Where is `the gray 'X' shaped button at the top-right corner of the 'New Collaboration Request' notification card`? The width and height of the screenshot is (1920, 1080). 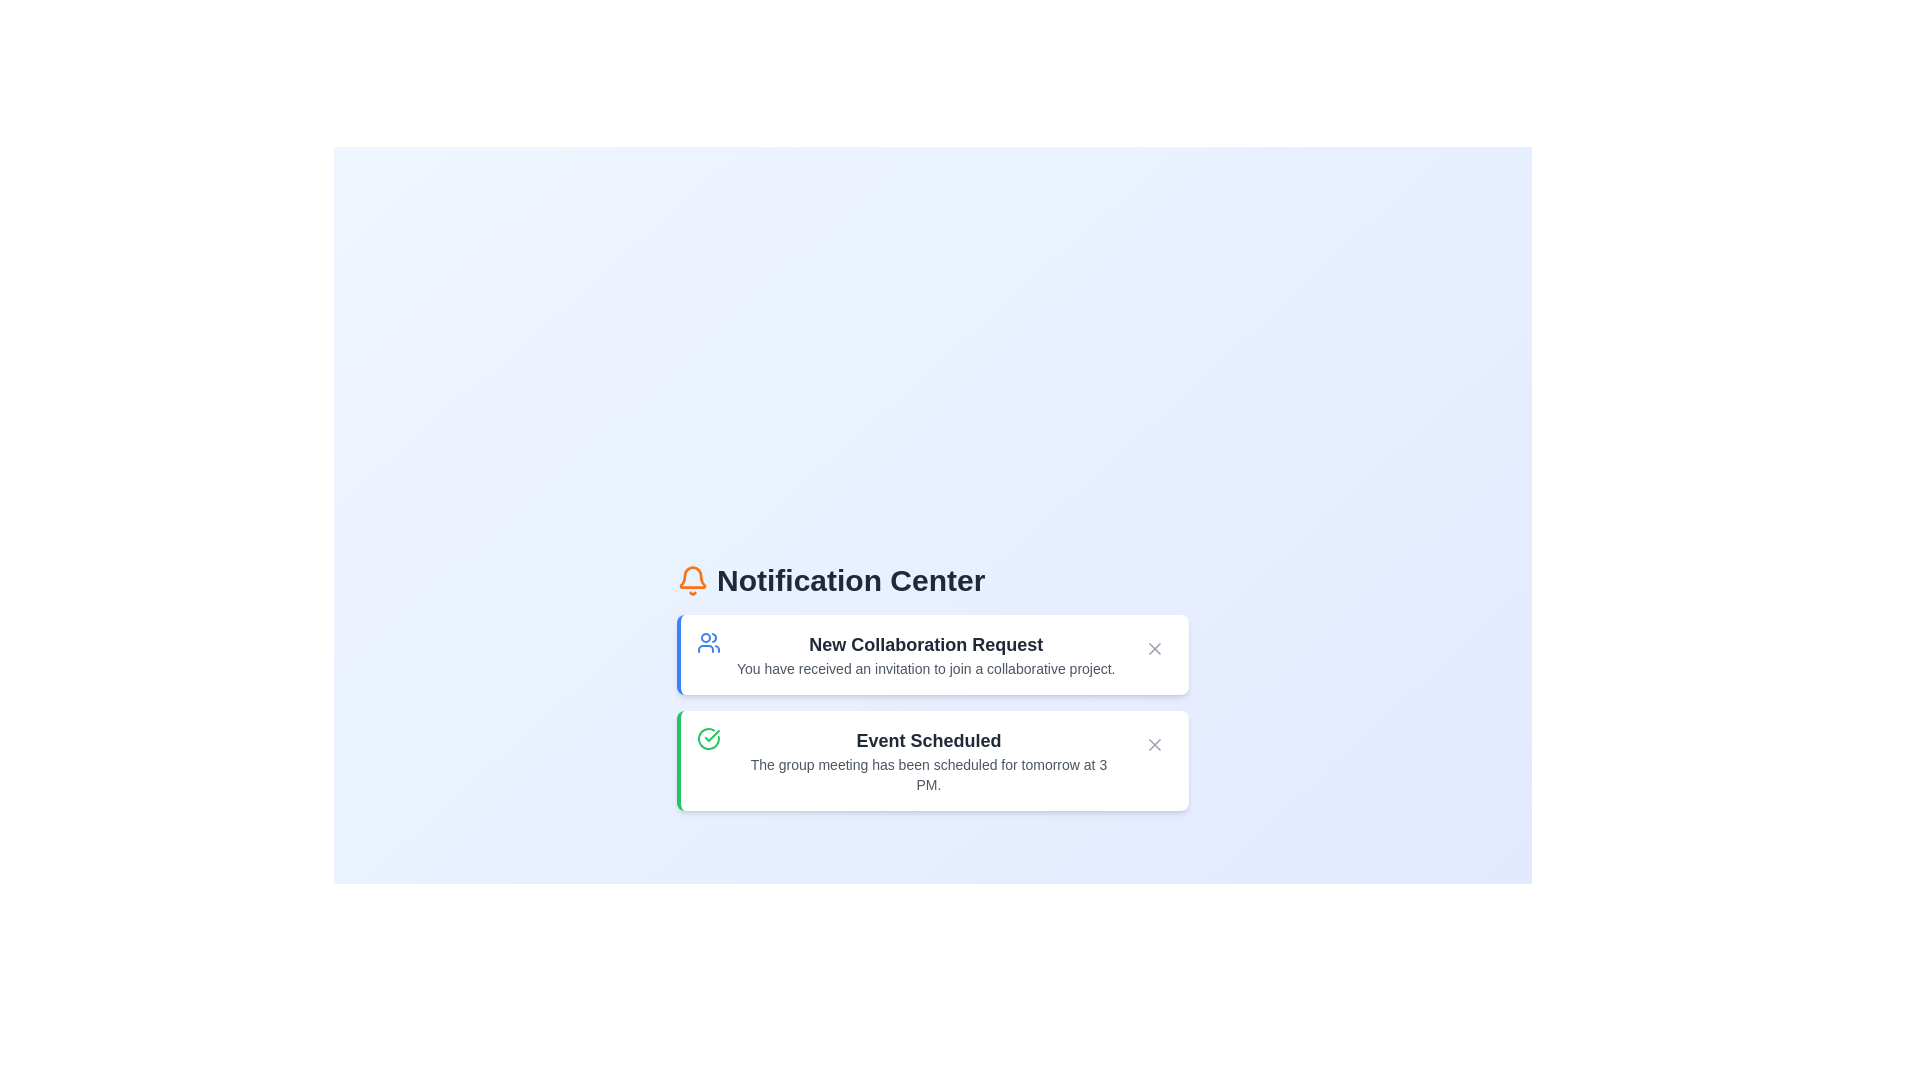 the gray 'X' shaped button at the top-right corner of the 'New Collaboration Request' notification card is located at coordinates (1155, 648).